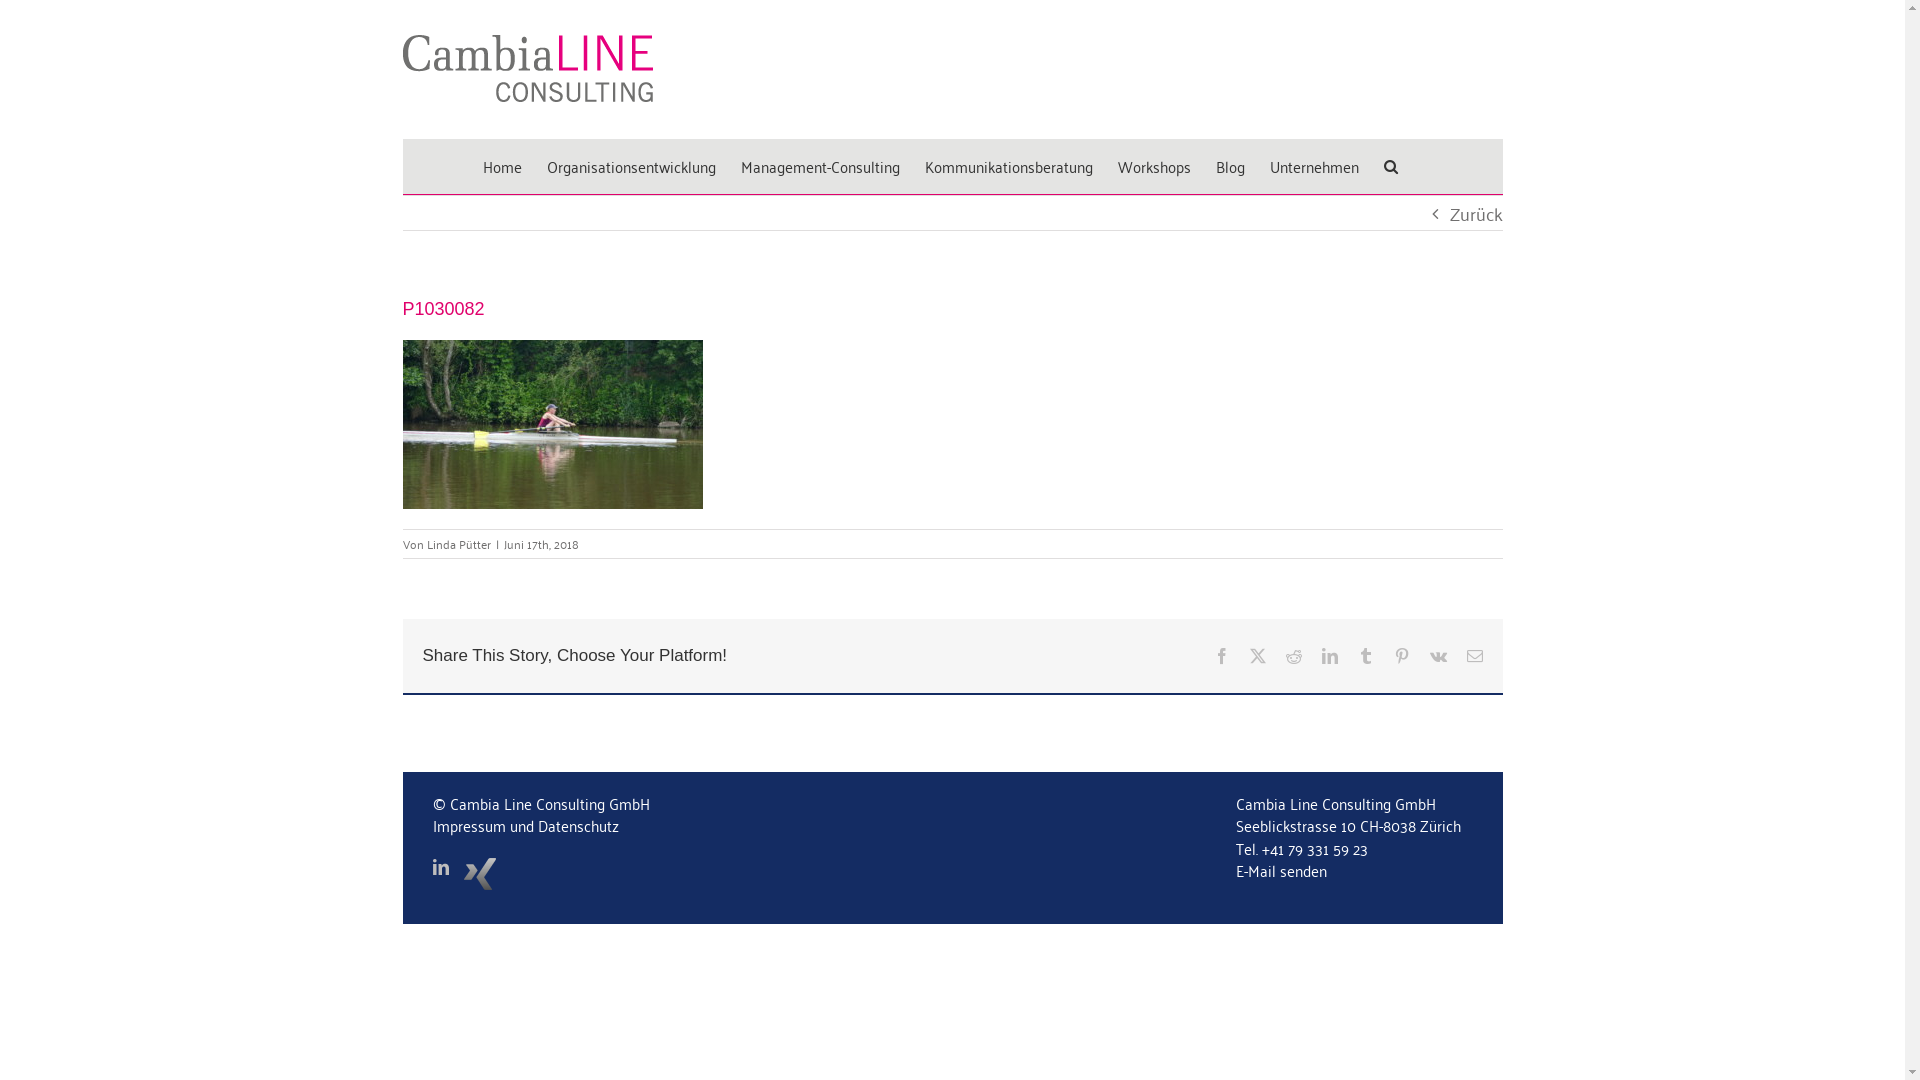 Image resolution: width=1920 pixels, height=1080 pixels. I want to click on 'Kommunikationsberatung', so click(1008, 165).